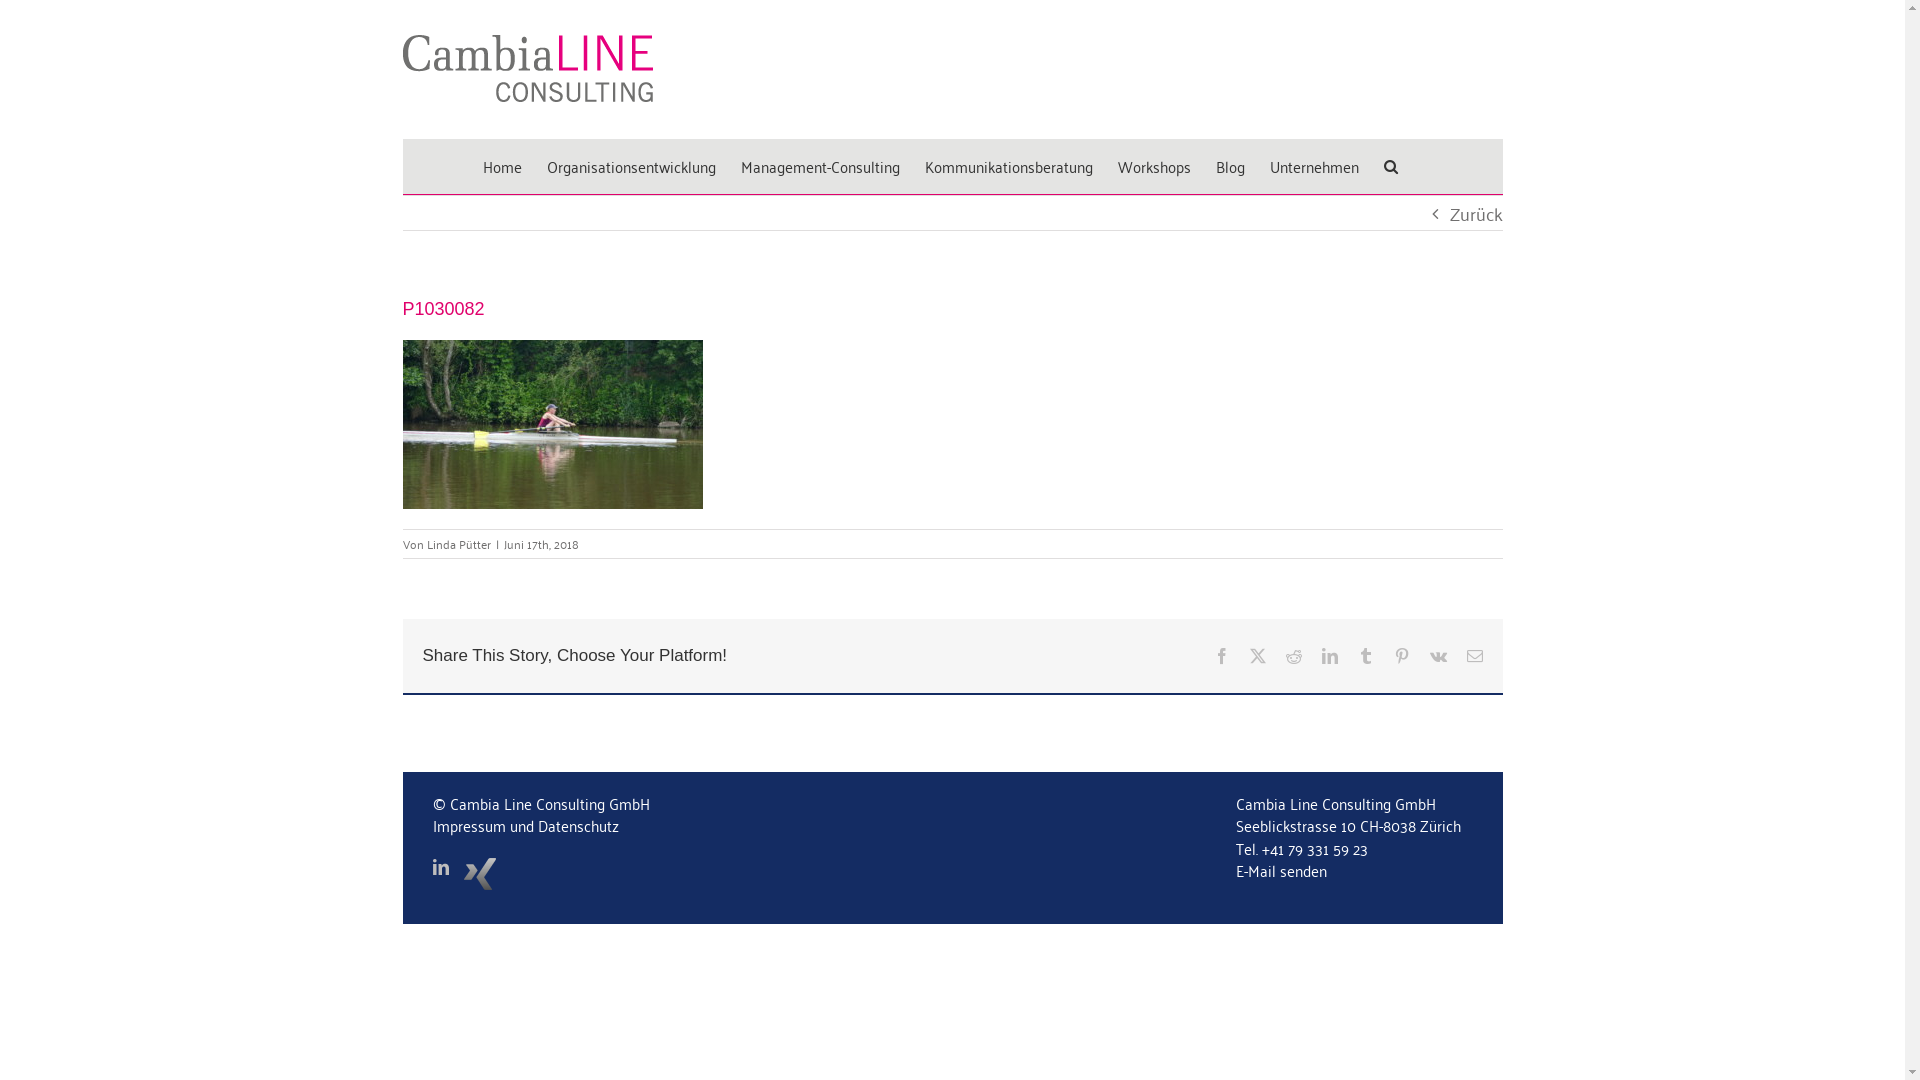 Image resolution: width=1920 pixels, height=1080 pixels. I want to click on 'Kommunikationsberatung', so click(1008, 165).